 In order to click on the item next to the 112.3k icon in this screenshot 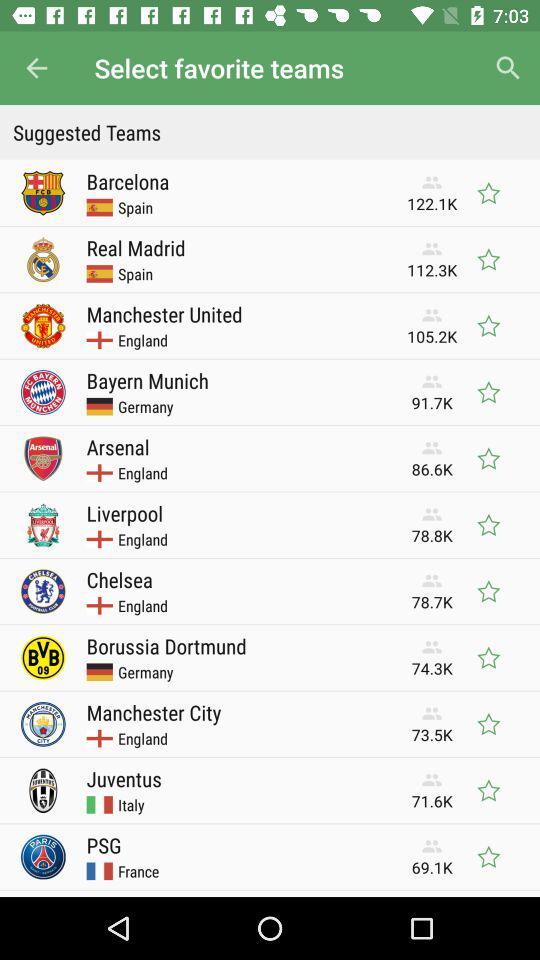, I will do `click(135, 246)`.